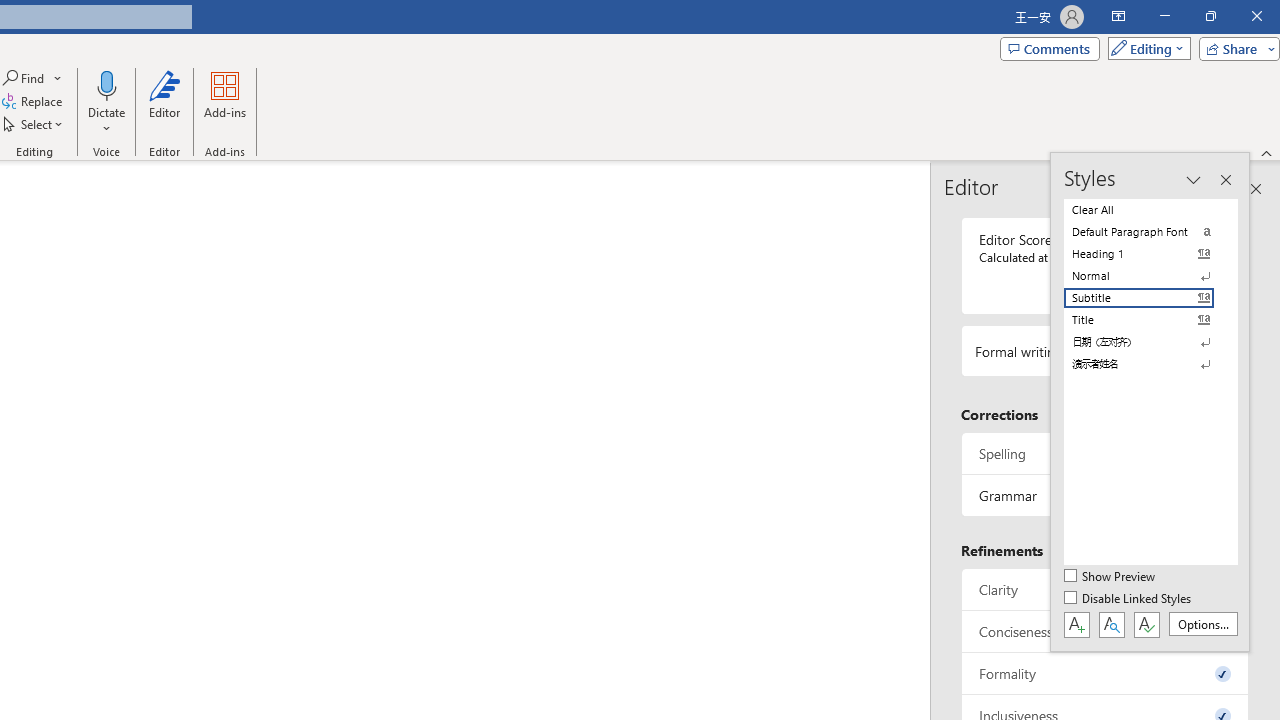  What do you see at coordinates (1150, 298) in the screenshot?
I see `'Subtitle'` at bounding box center [1150, 298].